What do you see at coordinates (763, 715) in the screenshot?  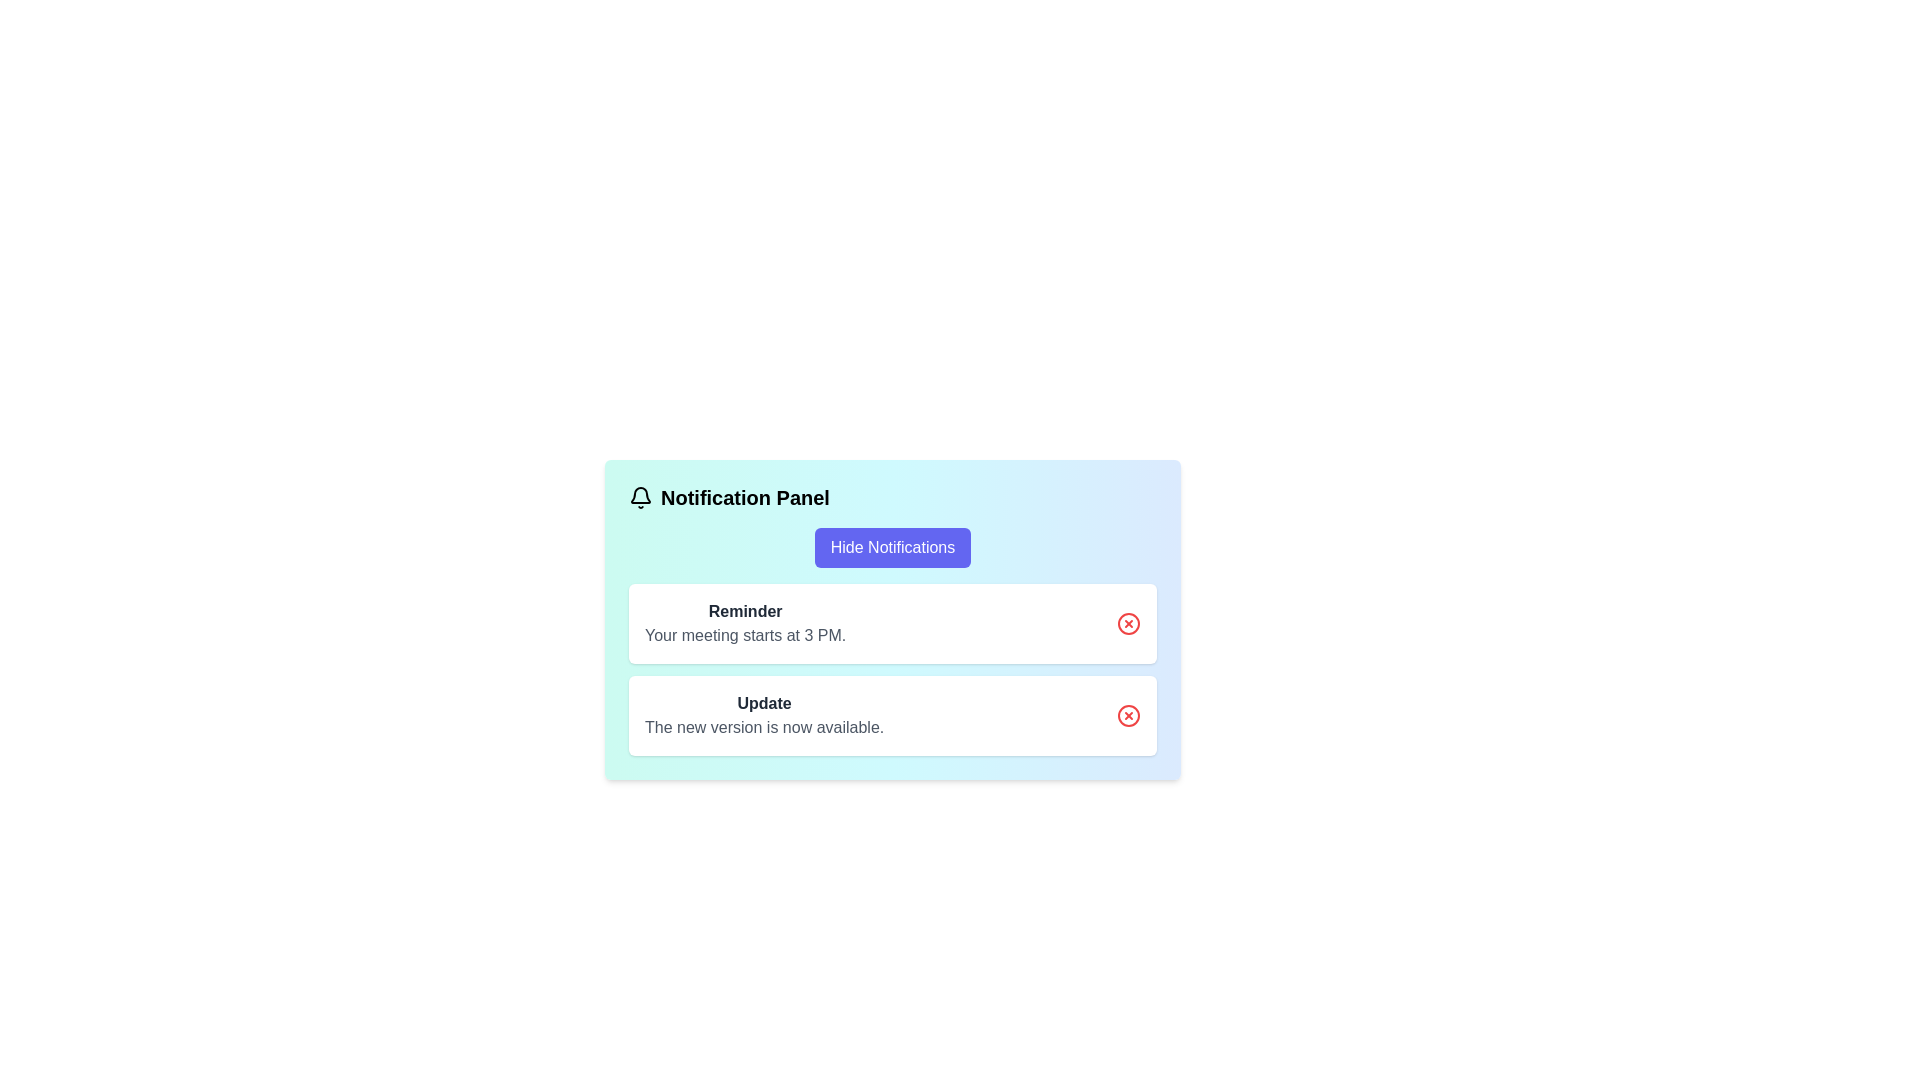 I see `information provided in the notification message about the availability of a new version, which is the second notification listed below 'Reminder' in the notification panel` at bounding box center [763, 715].